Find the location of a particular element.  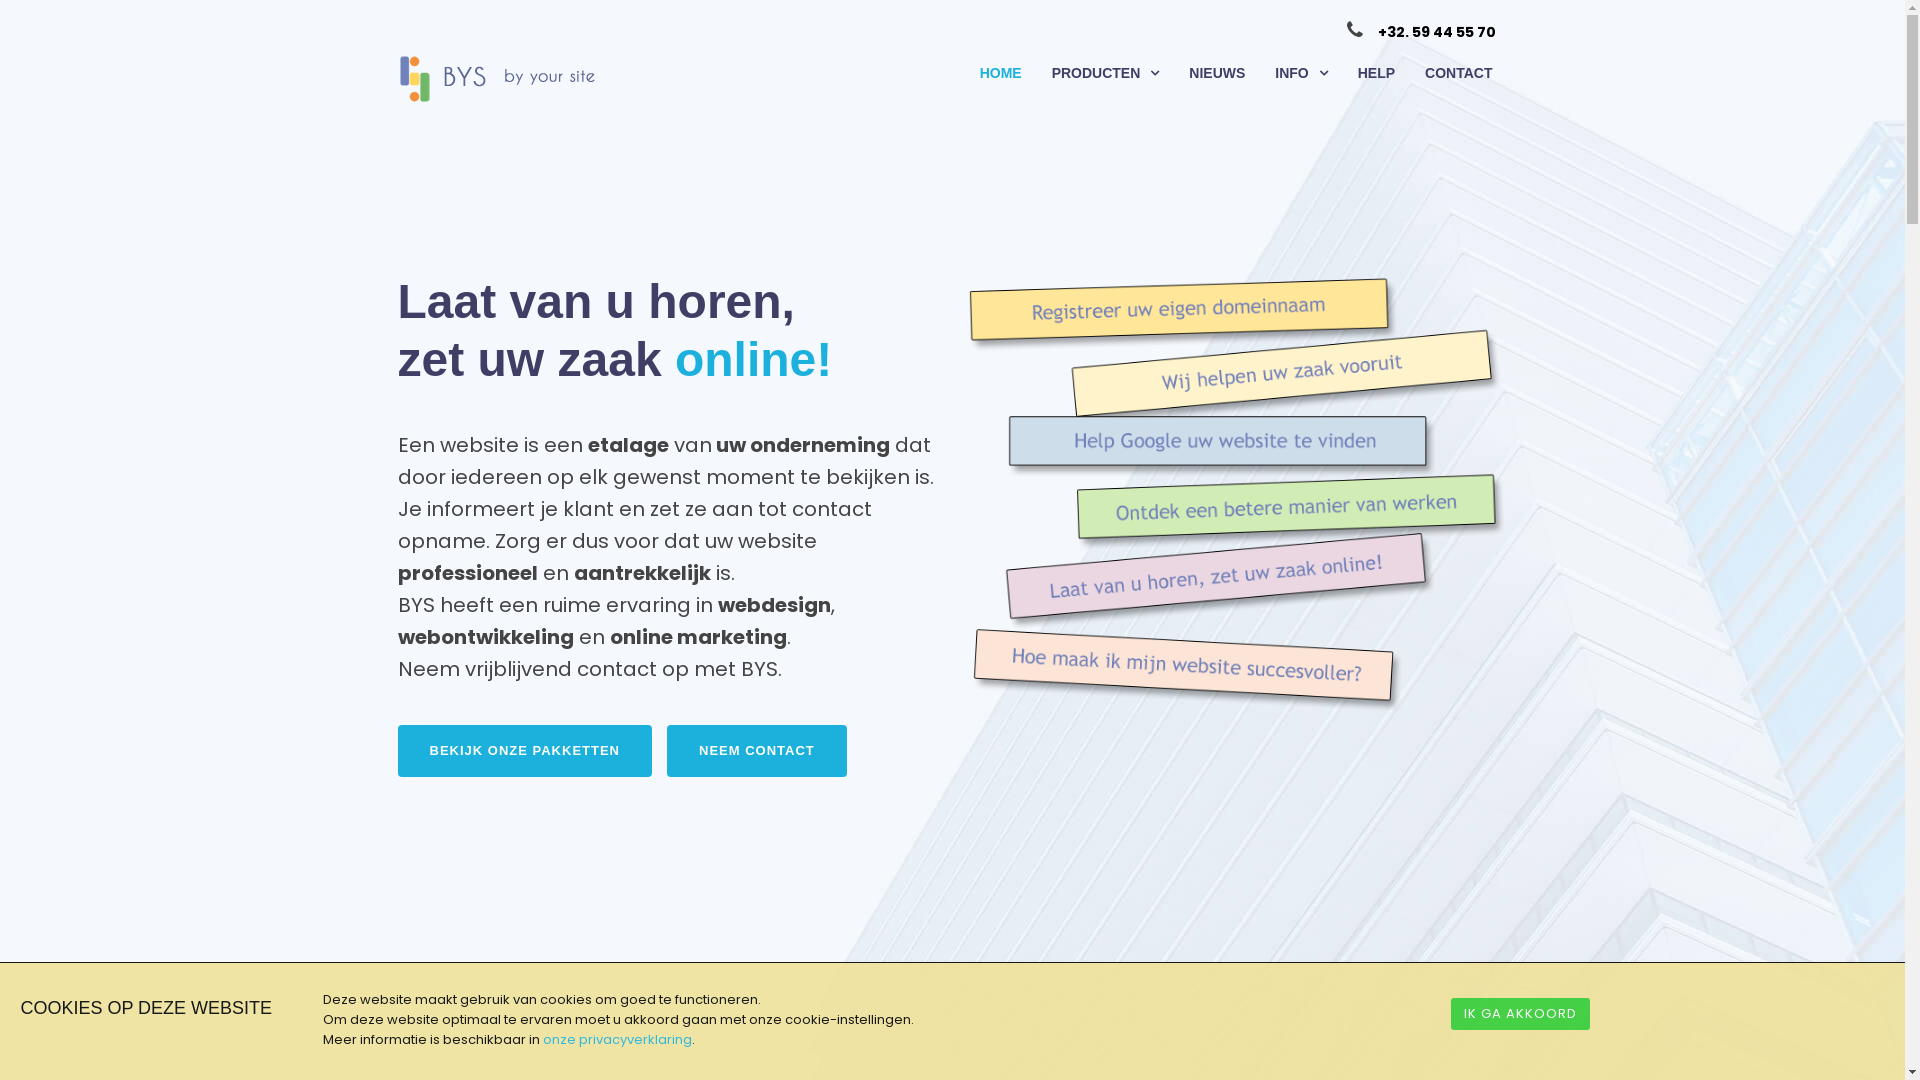

'+32. 59 44 55 70' is located at coordinates (1435, 32).